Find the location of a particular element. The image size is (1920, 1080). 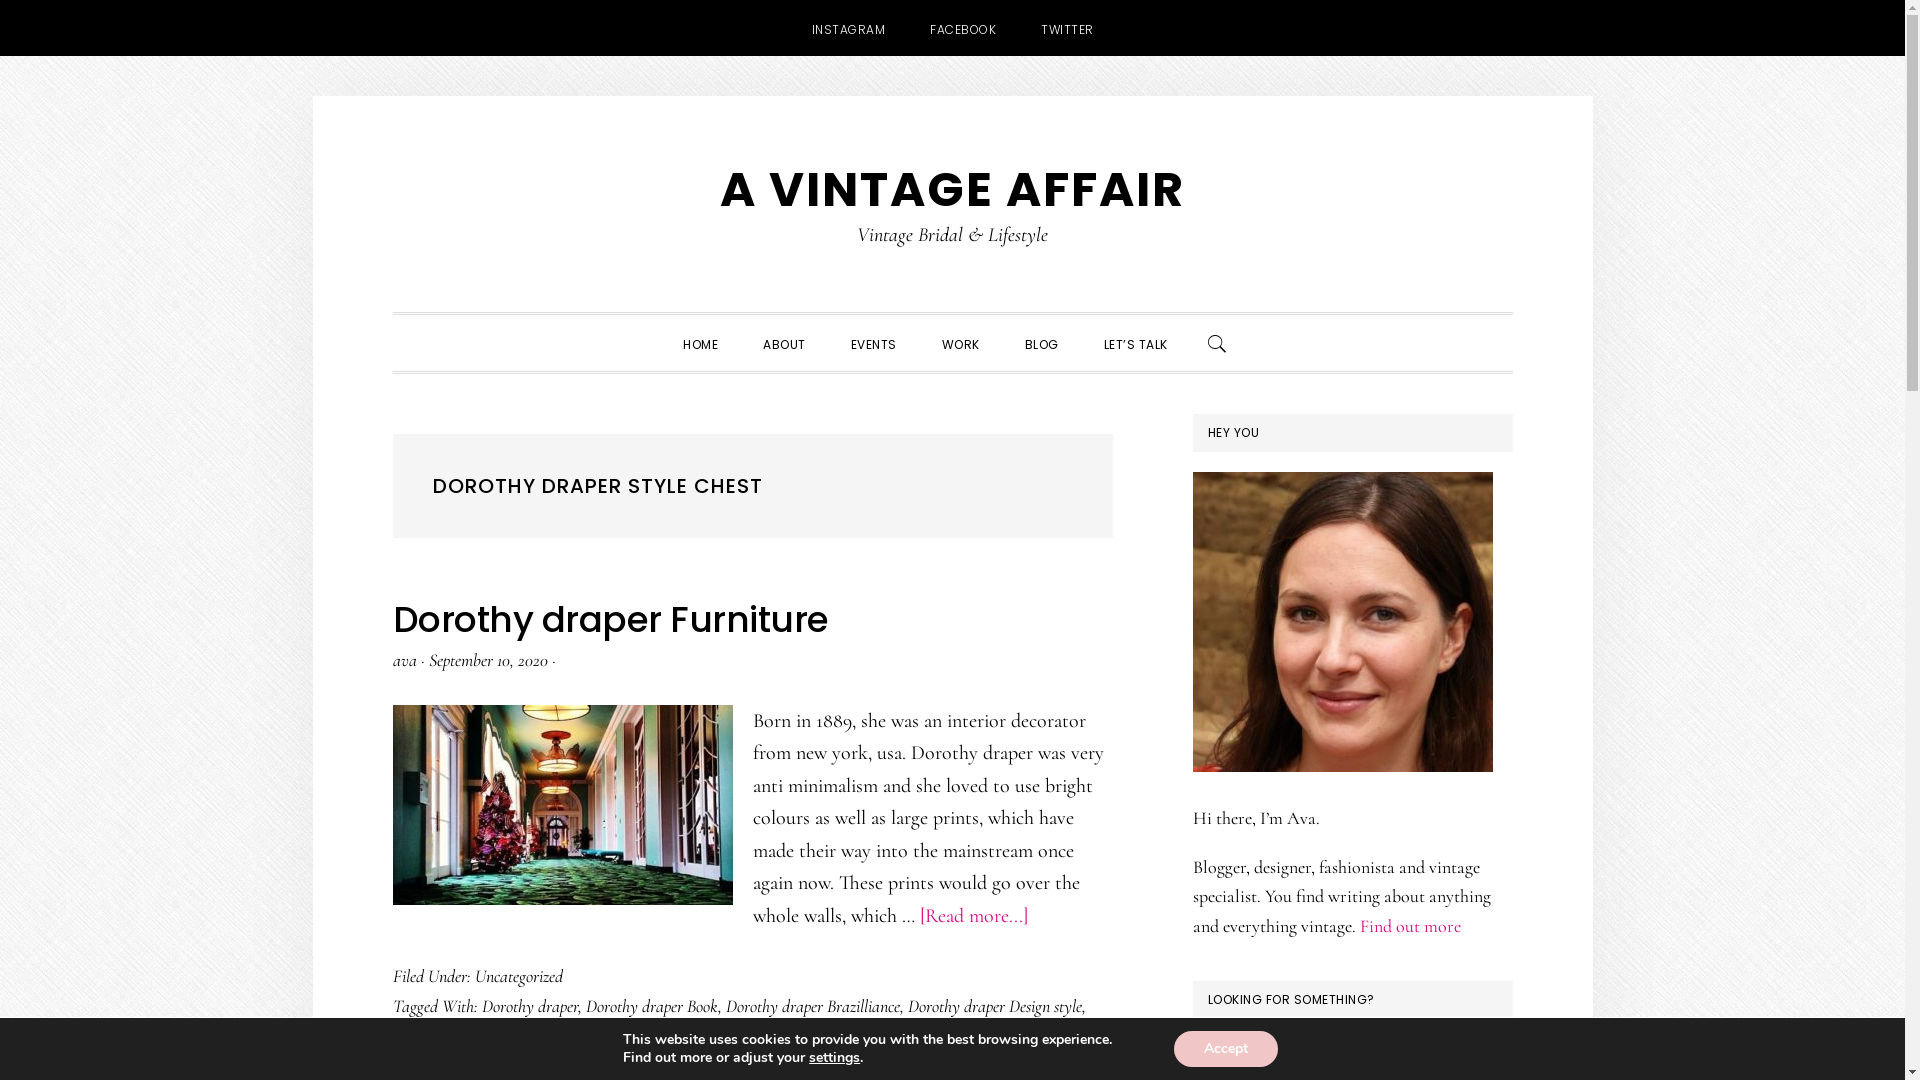

'TWITTER' is located at coordinates (1066, 27).